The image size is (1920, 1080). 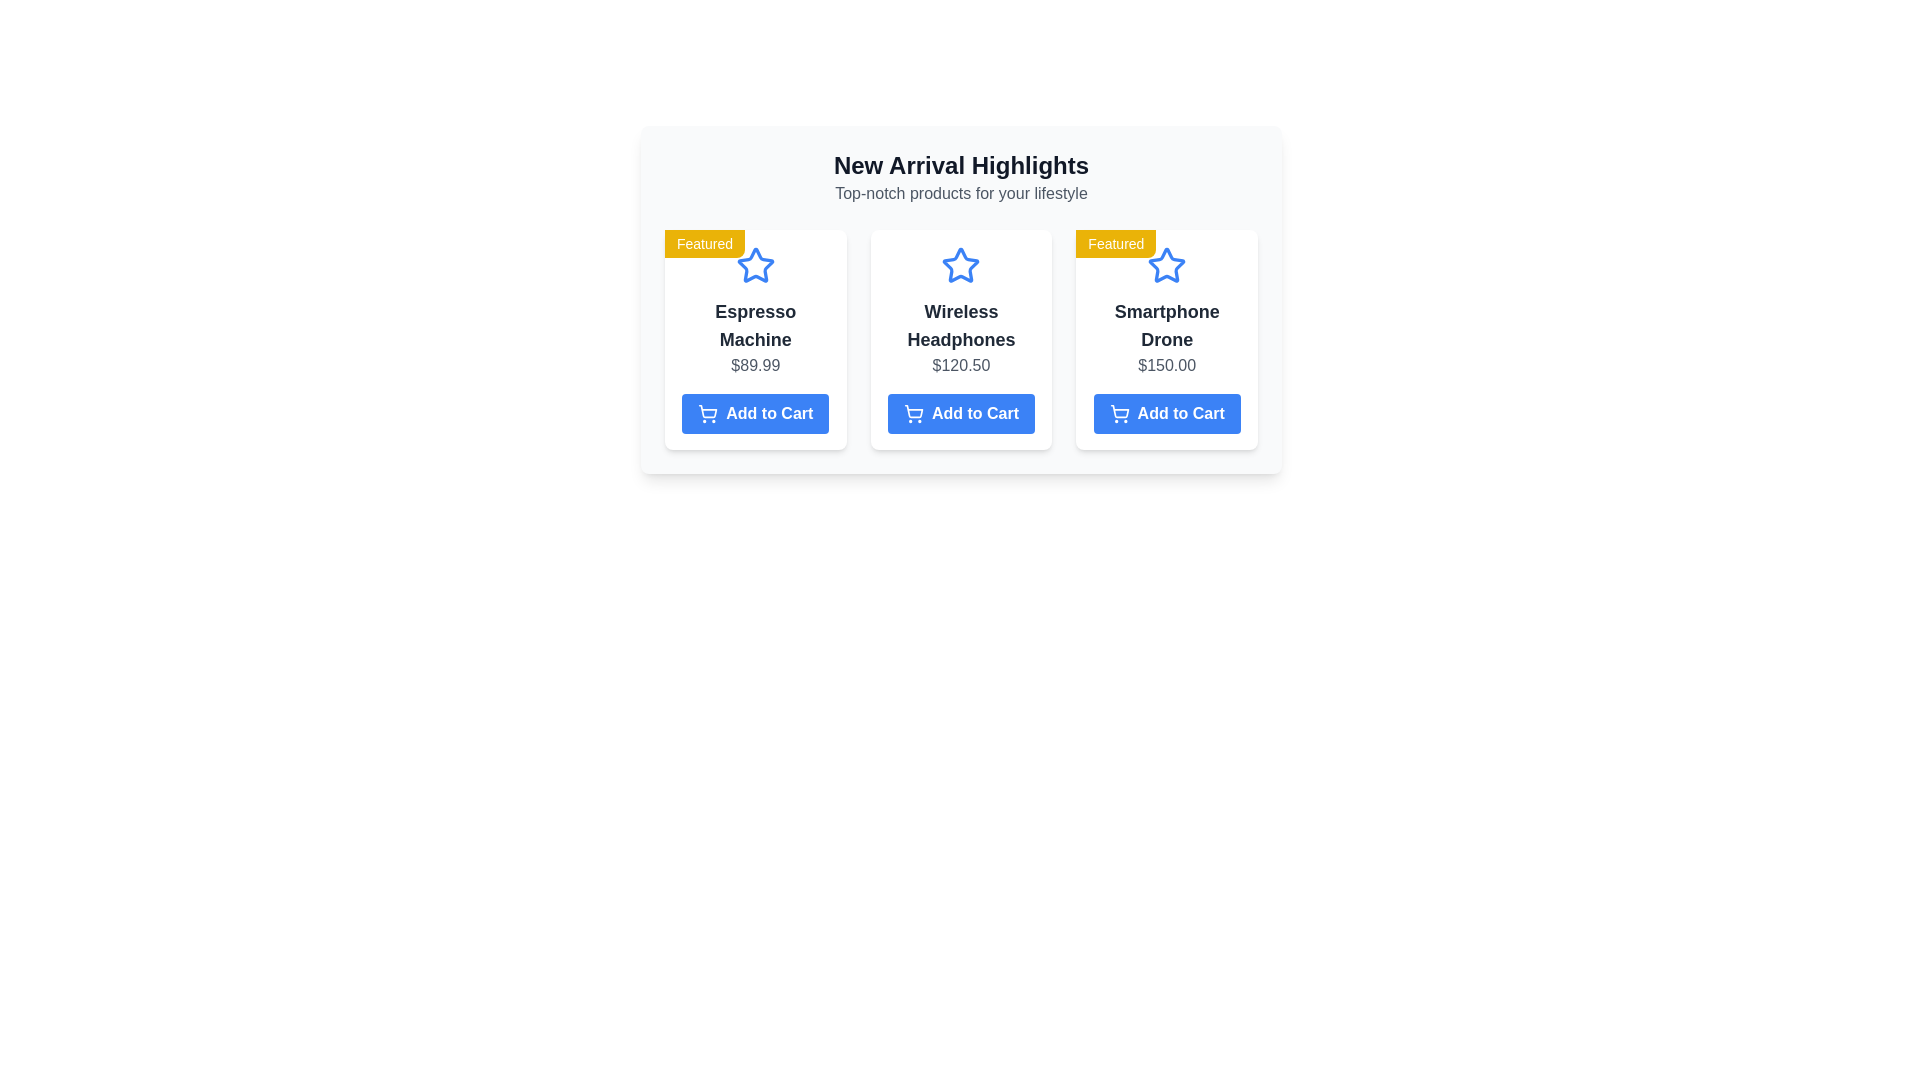 What do you see at coordinates (912, 412) in the screenshot?
I see `the shopping cart icon with a blue background located within the second 'Add to Cart' button` at bounding box center [912, 412].